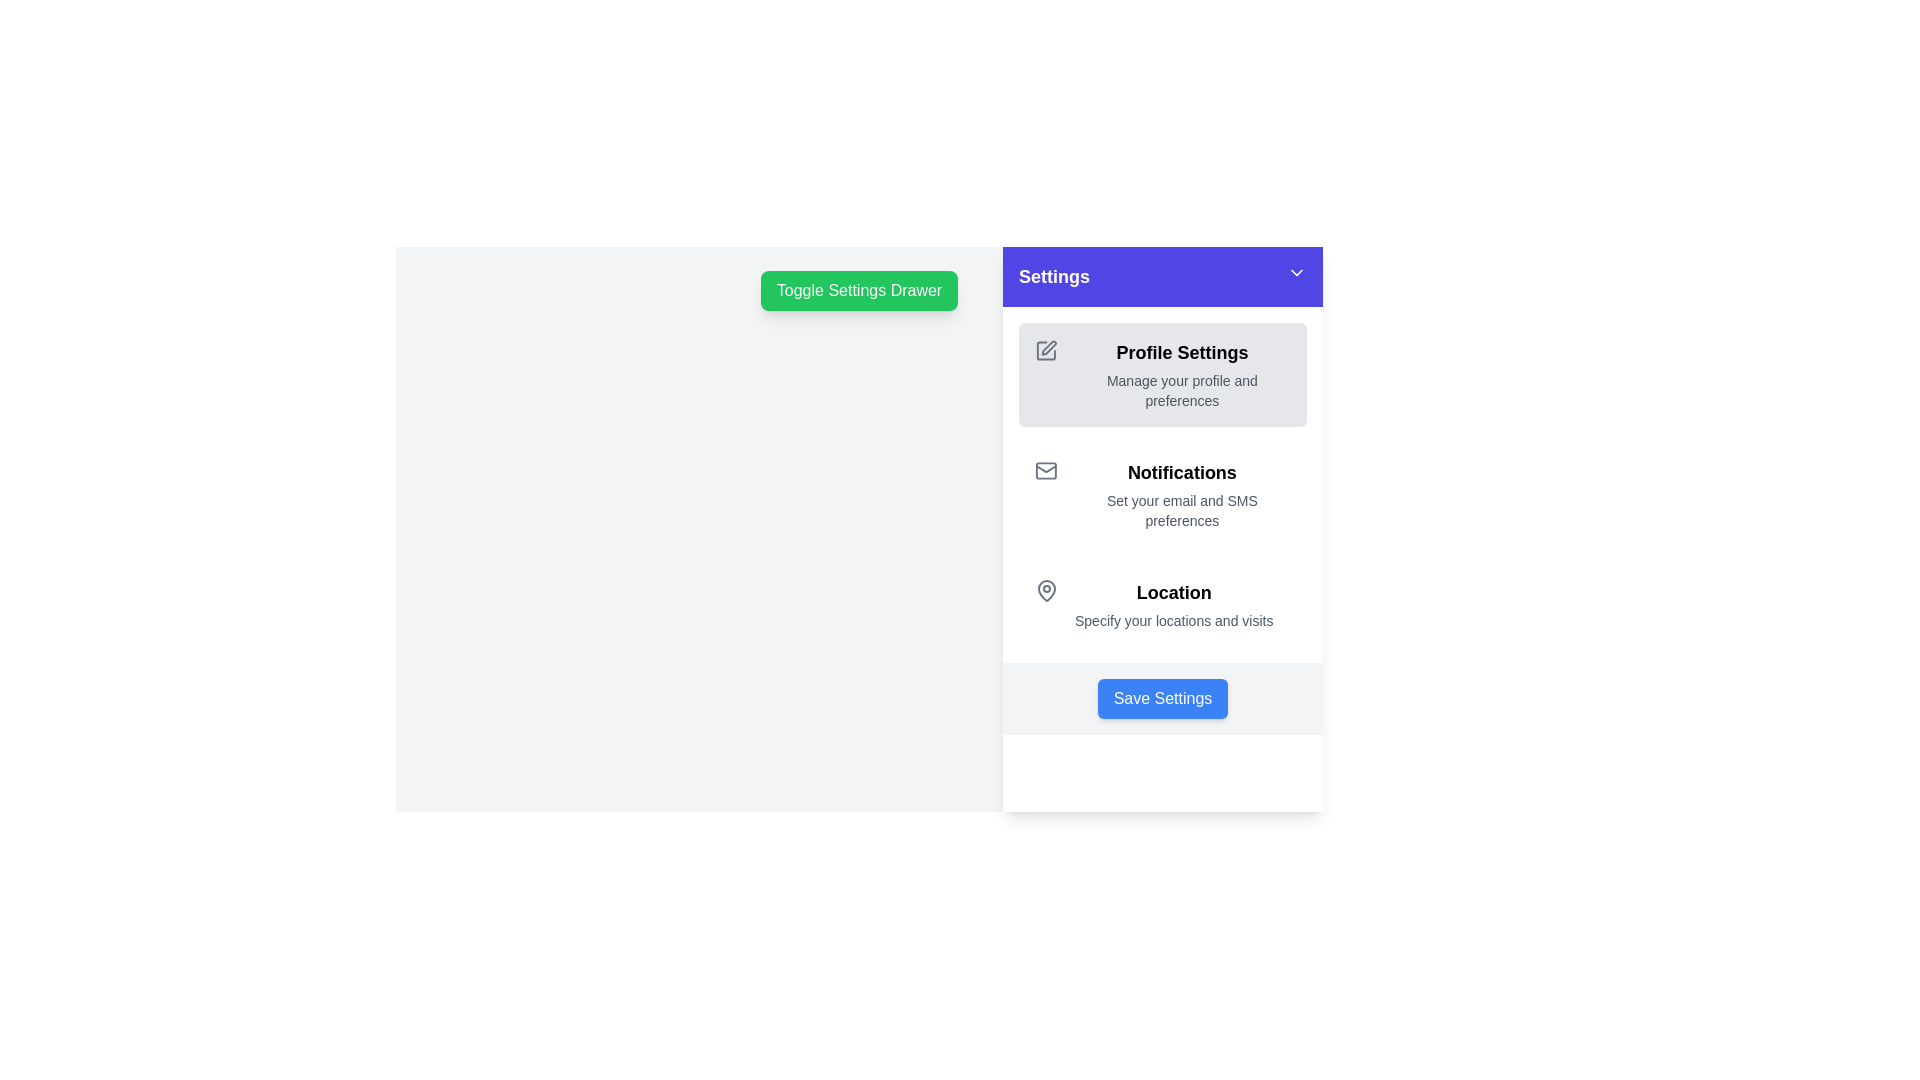 The height and width of the screenshot is (1080, 1920). I want to click on the Decorative icon that symbolizes 'Profile Settings' located in the settings menu on the right-hand side of the interface, so click(1045, 350).